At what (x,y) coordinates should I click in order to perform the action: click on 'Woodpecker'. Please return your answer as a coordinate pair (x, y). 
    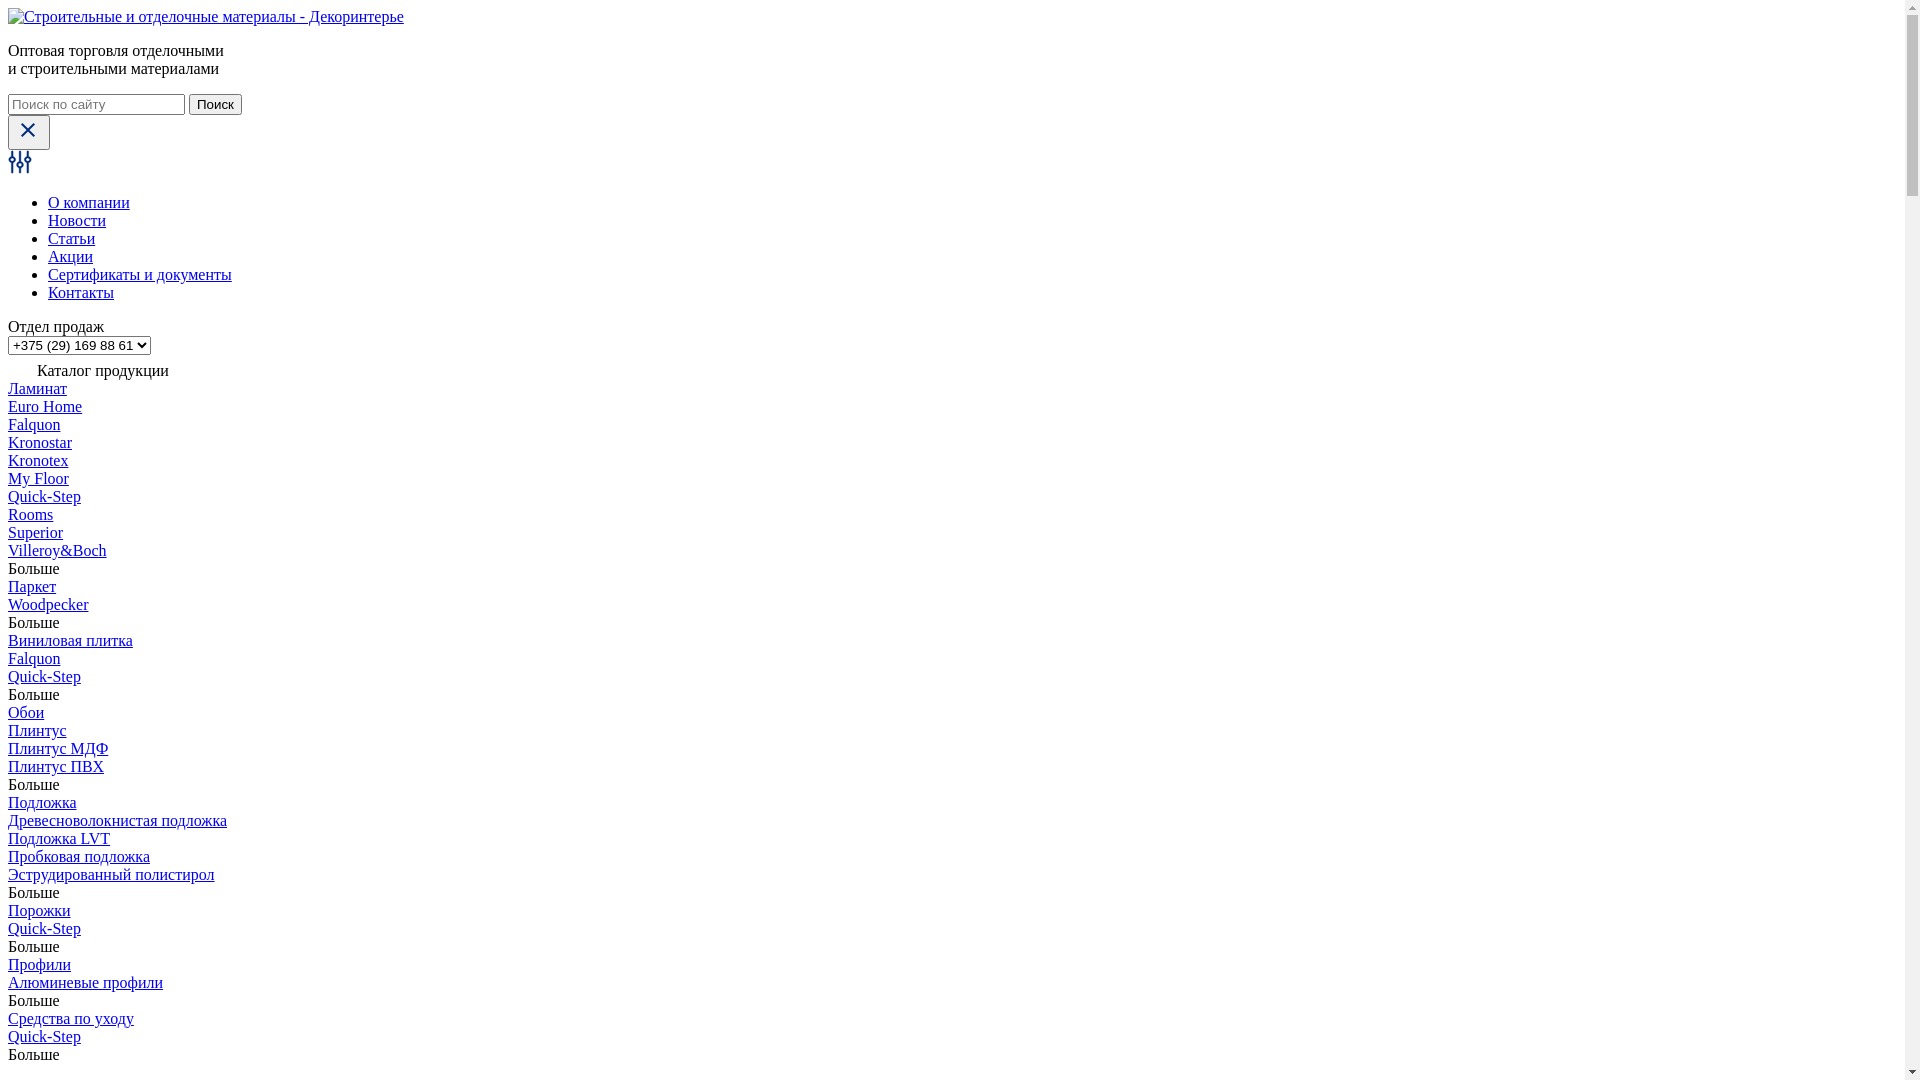
    Looking at the image, I should click on (48, 603).